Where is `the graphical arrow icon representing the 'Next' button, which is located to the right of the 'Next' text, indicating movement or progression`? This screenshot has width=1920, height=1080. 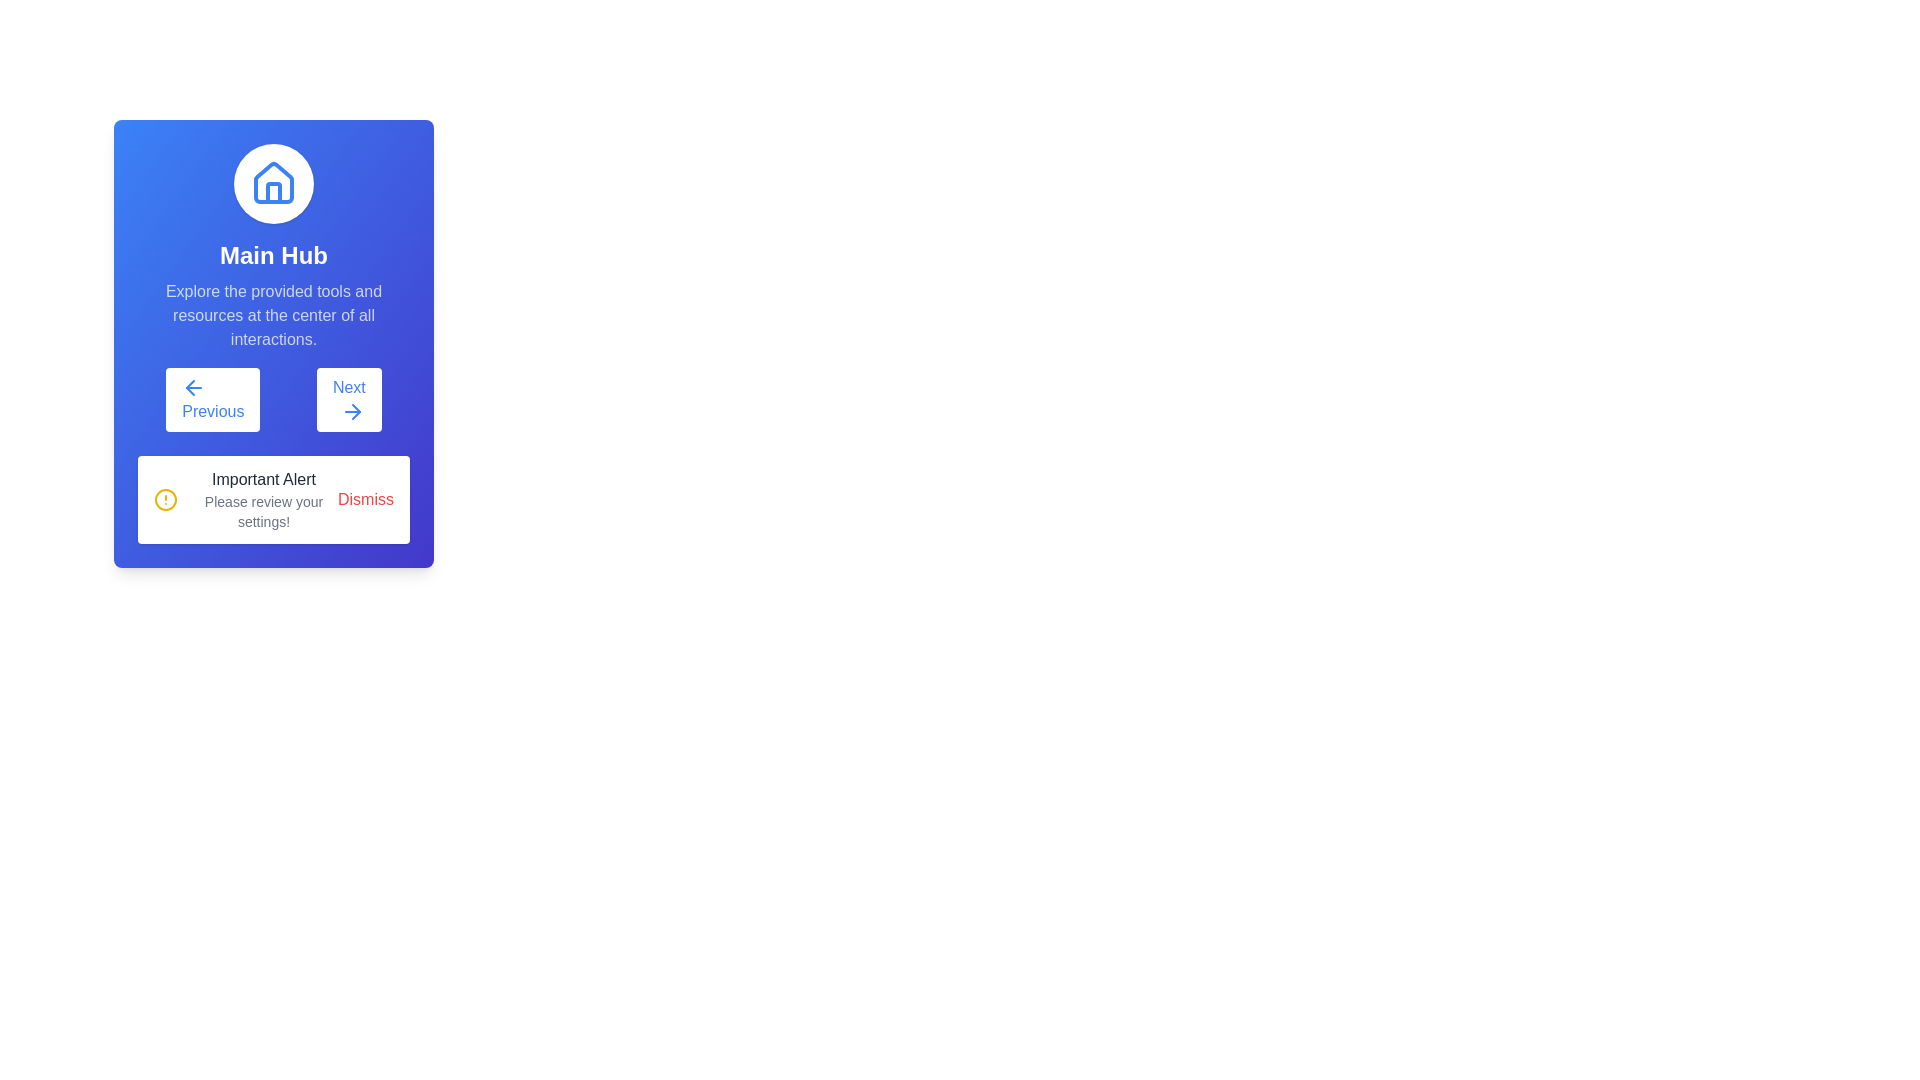 the graphical arrow icon representing the 'Next' button, which is located to the right of the 'Next' text, indicating movement or progression is located at coordinates (356, 411).